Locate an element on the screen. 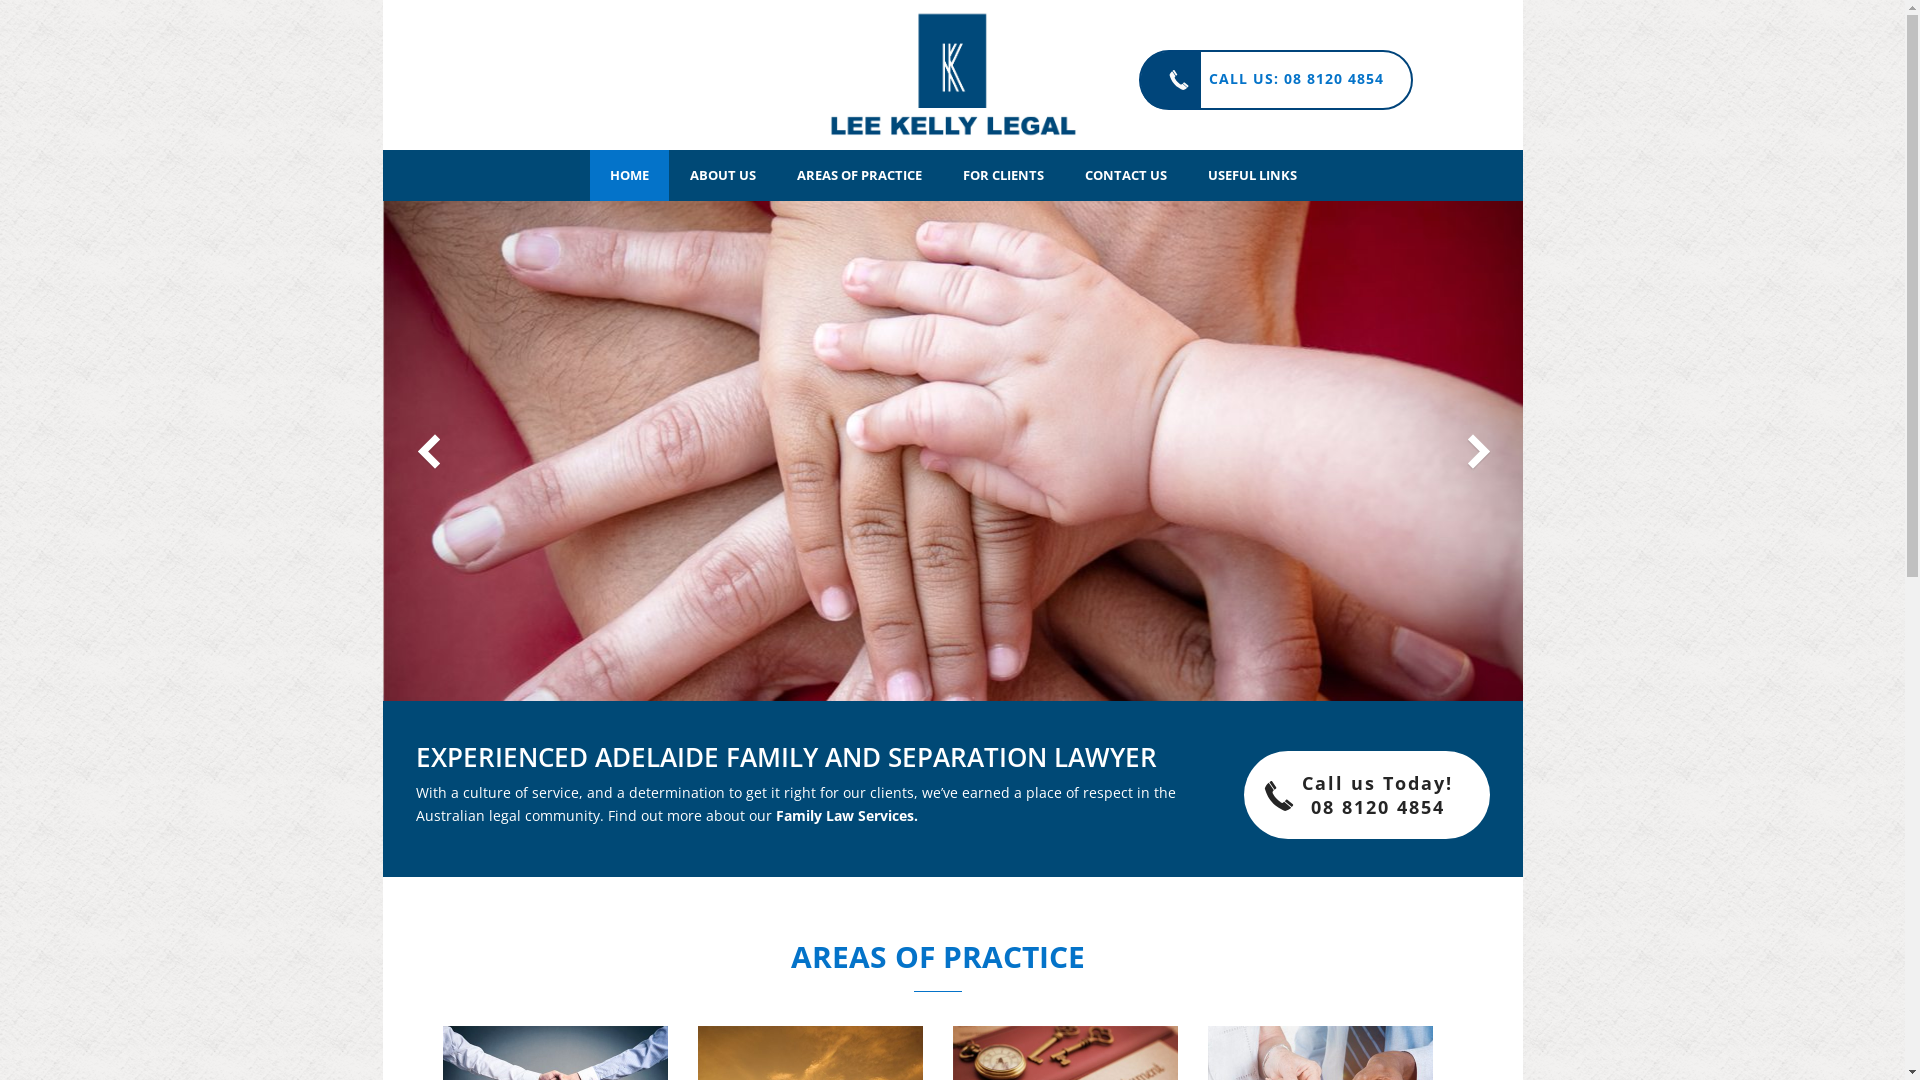 This screenshot has width=1920, height=1080. 'CONTACT US' is located at coordinates (1124, 174).